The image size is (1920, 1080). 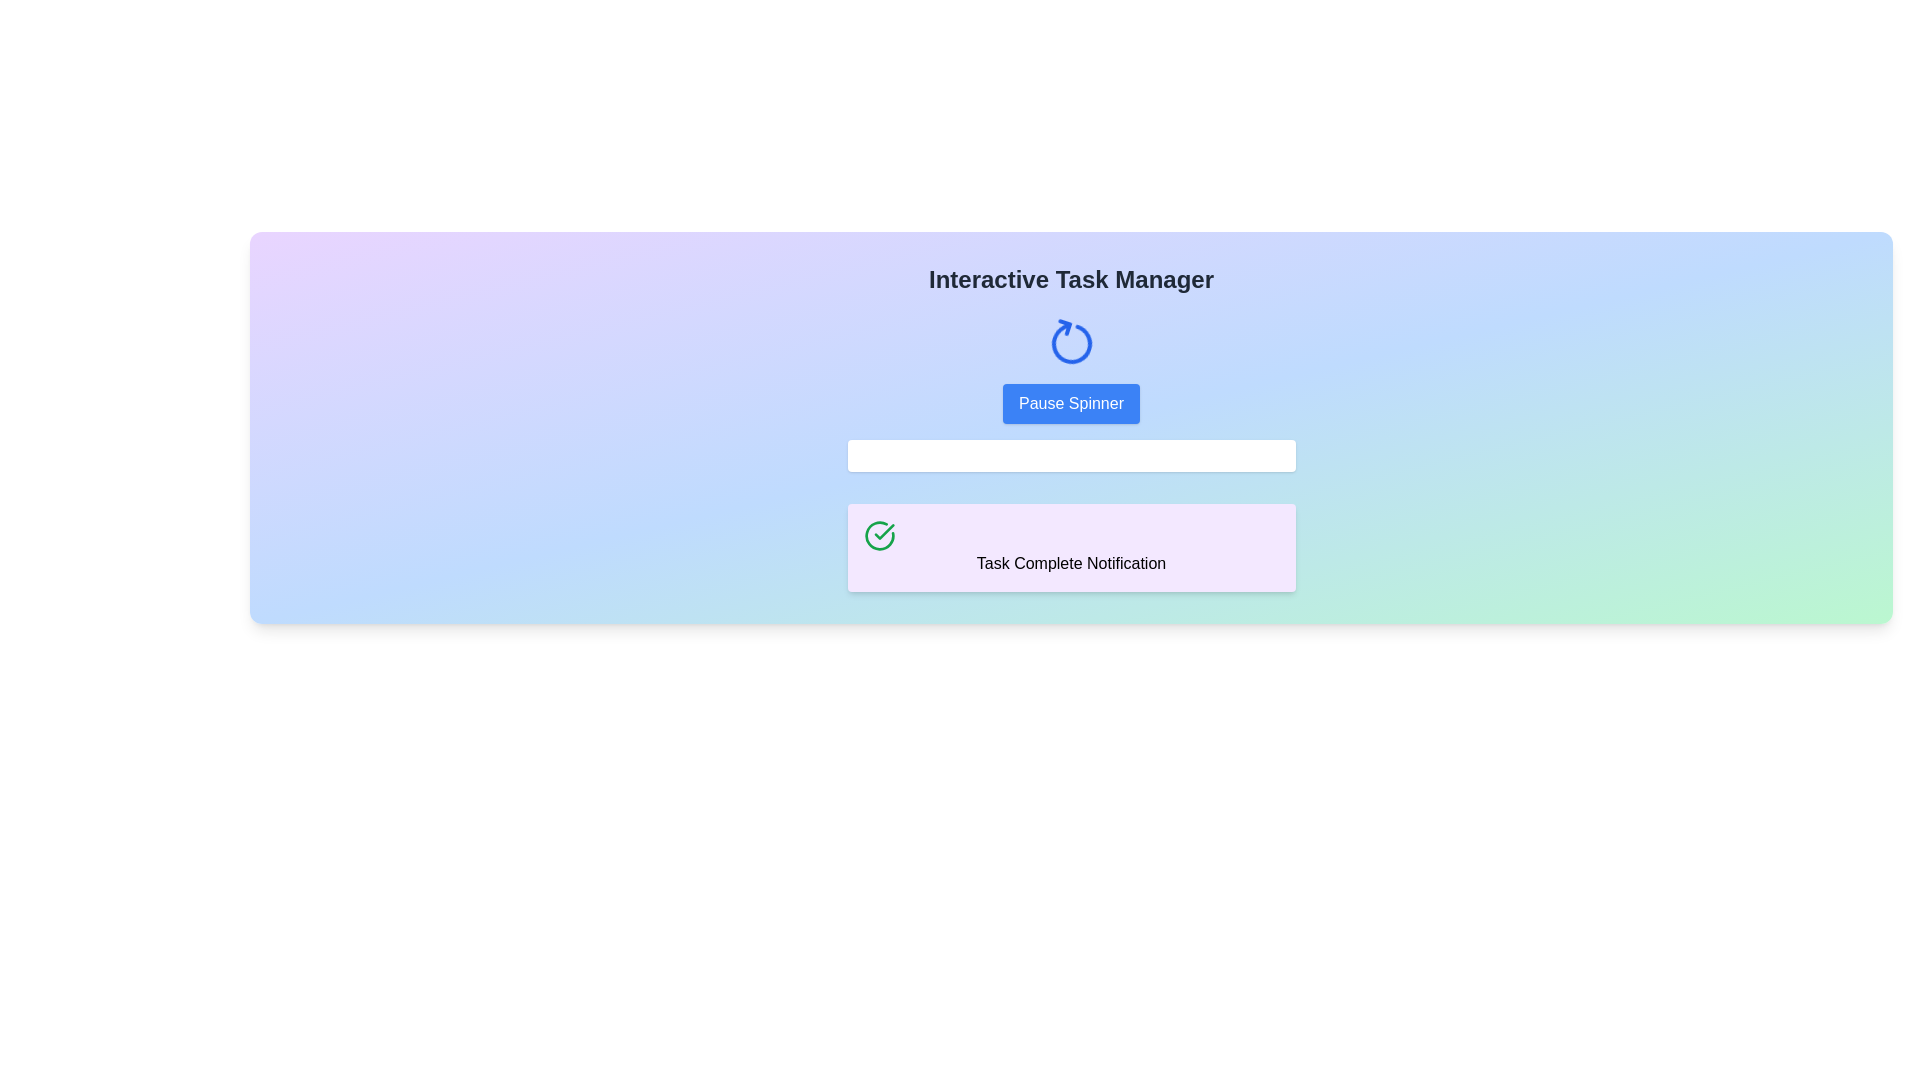 I want to click on the pause button located directly beneath the animated spinner in the Interactive Task Manager interface to observe its hover effect, so click(x=1070, y=404).